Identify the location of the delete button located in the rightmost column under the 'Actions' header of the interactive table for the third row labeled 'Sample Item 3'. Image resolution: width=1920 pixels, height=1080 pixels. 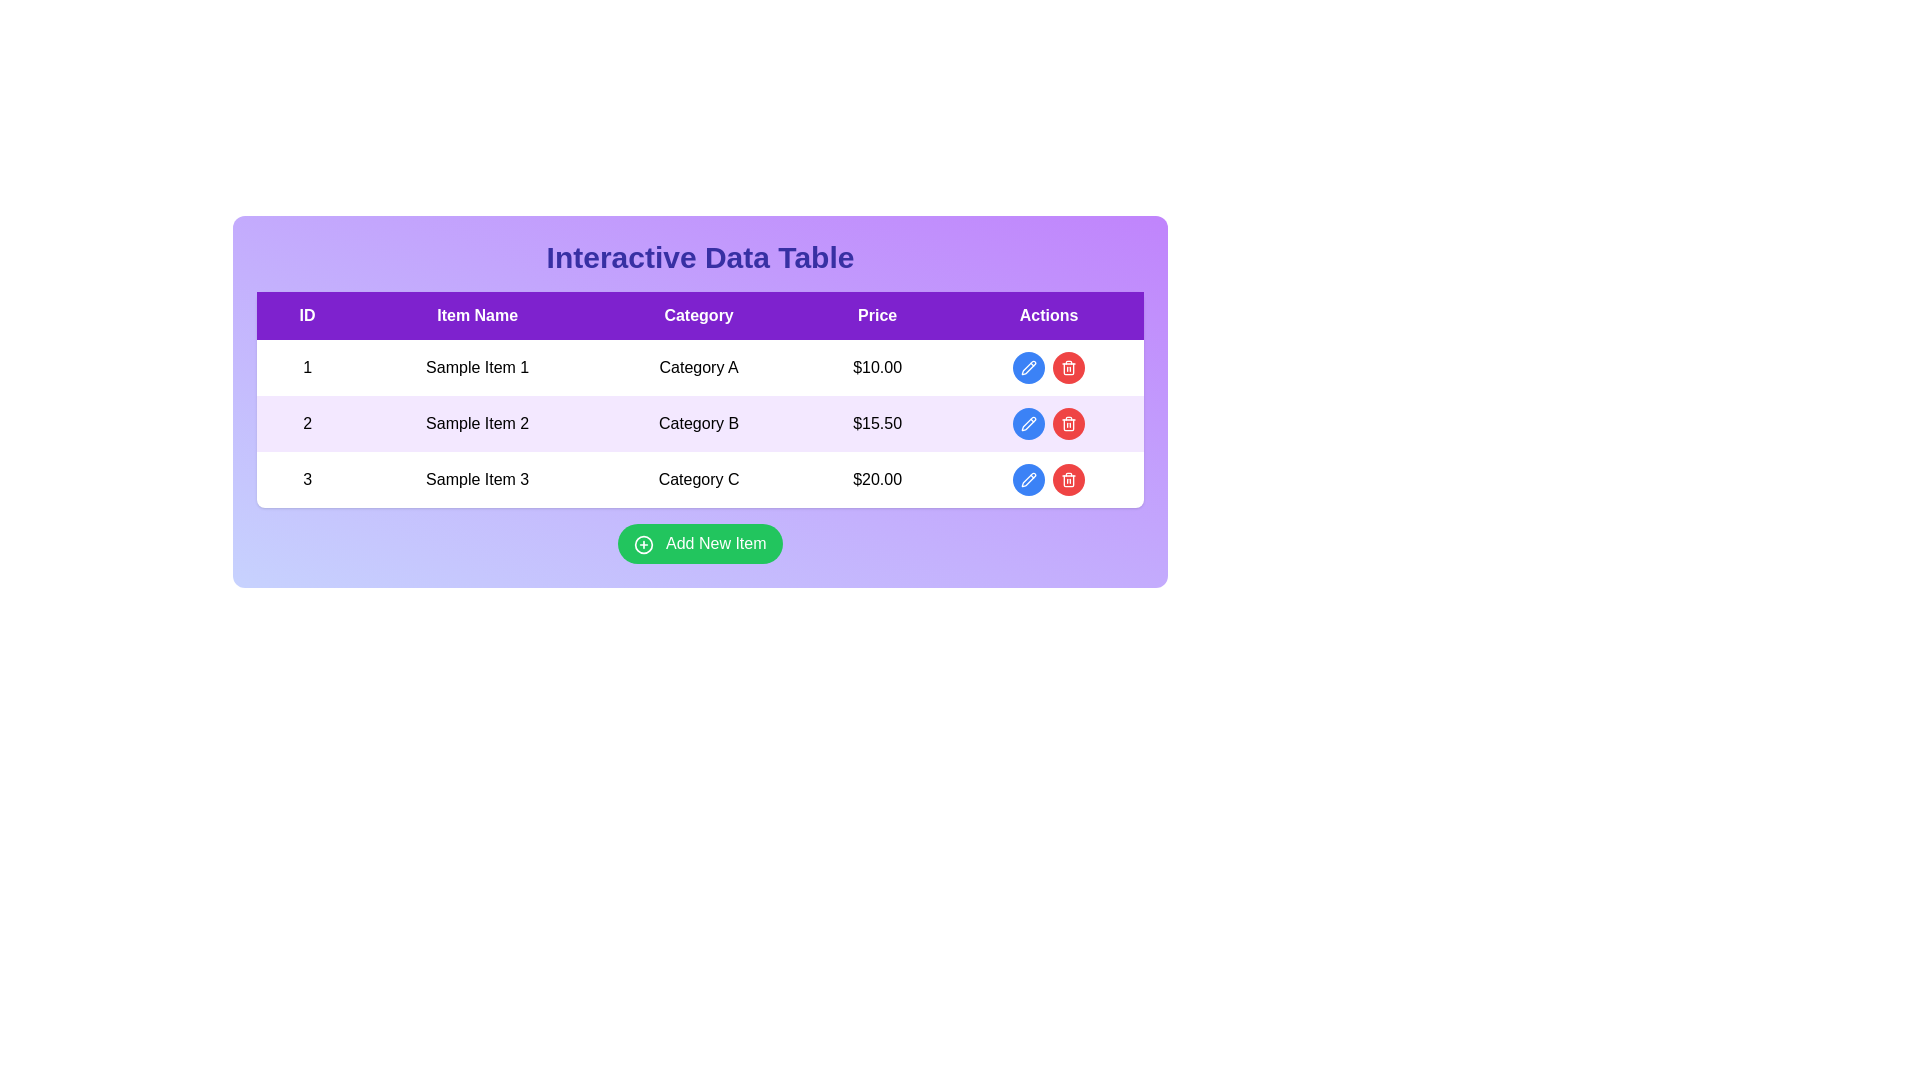
(1068, 479).